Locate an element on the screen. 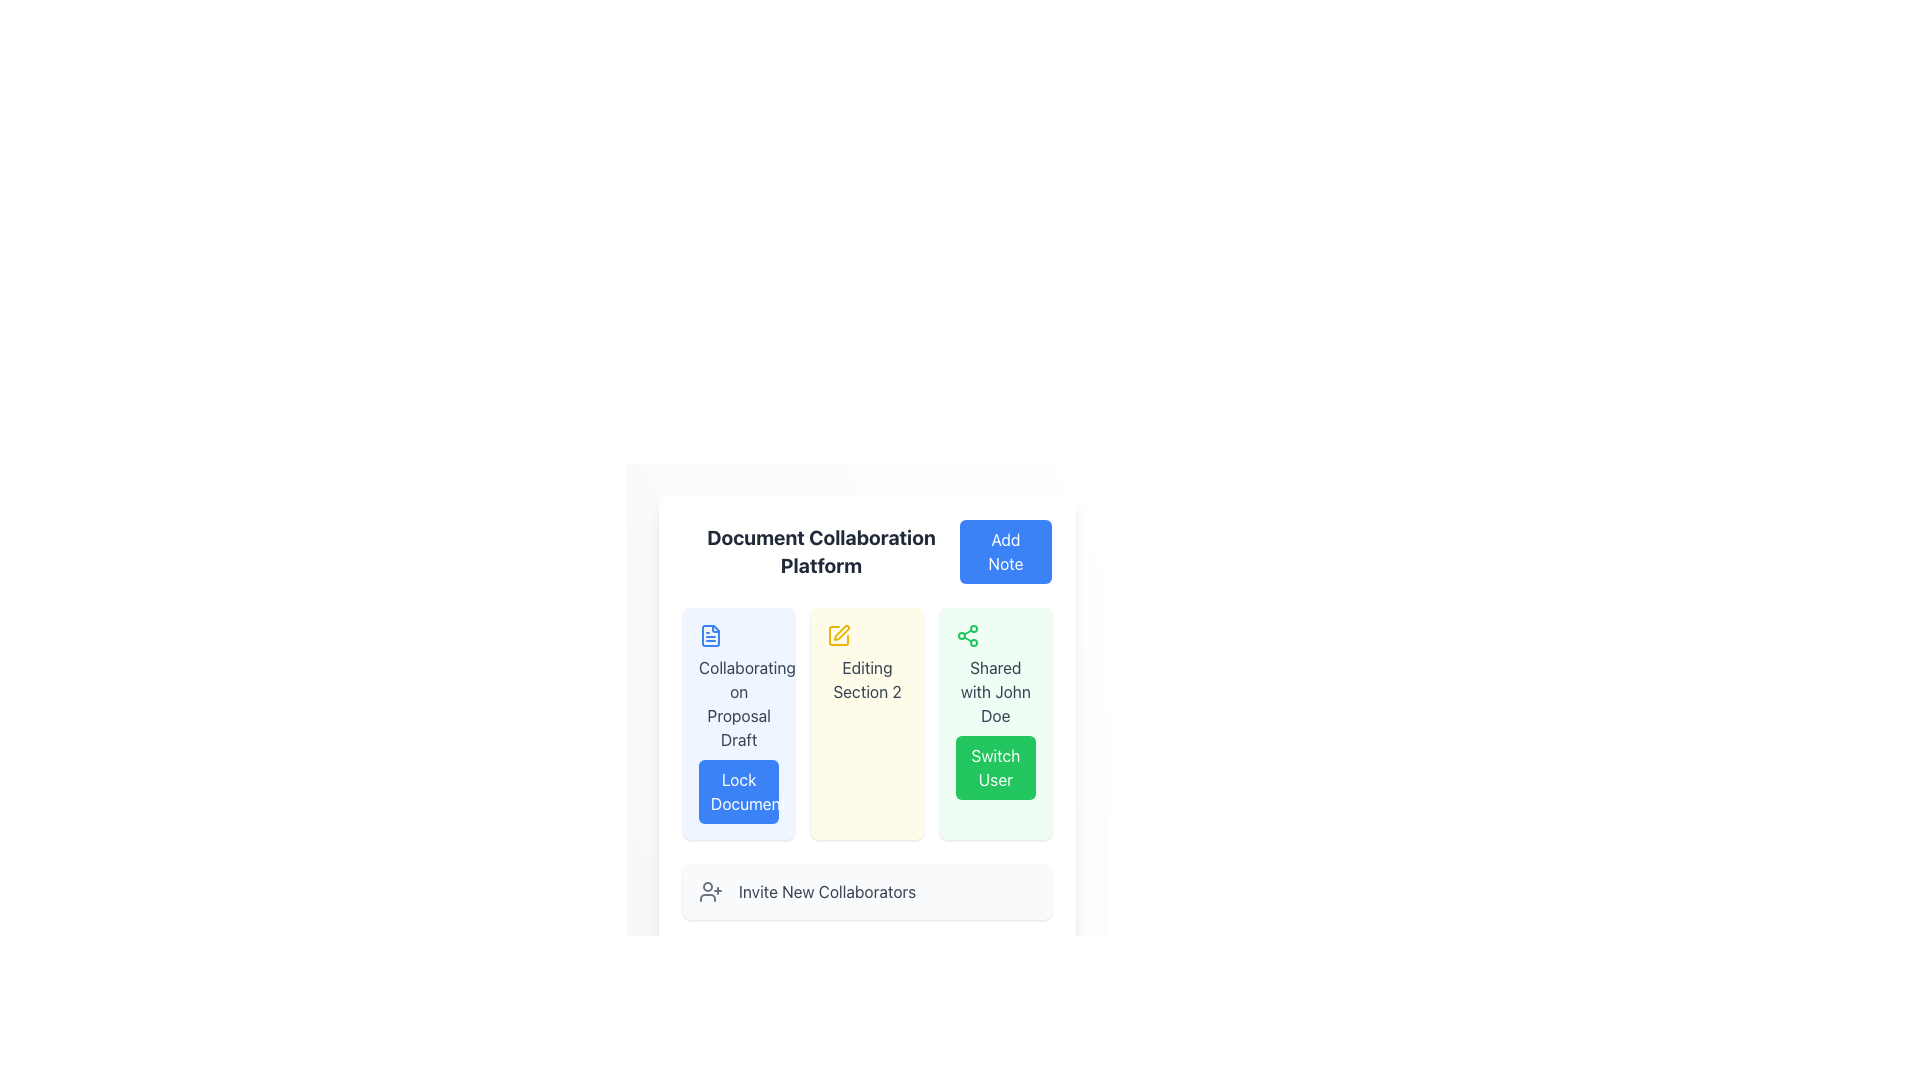 Image resolution: width=1920 pixels, height=1080 pixels. the 'Editing Section 2' text or the yellow pen icon in the middle card of the grid, which has a light yellow background is located at coordinates (867, 686).